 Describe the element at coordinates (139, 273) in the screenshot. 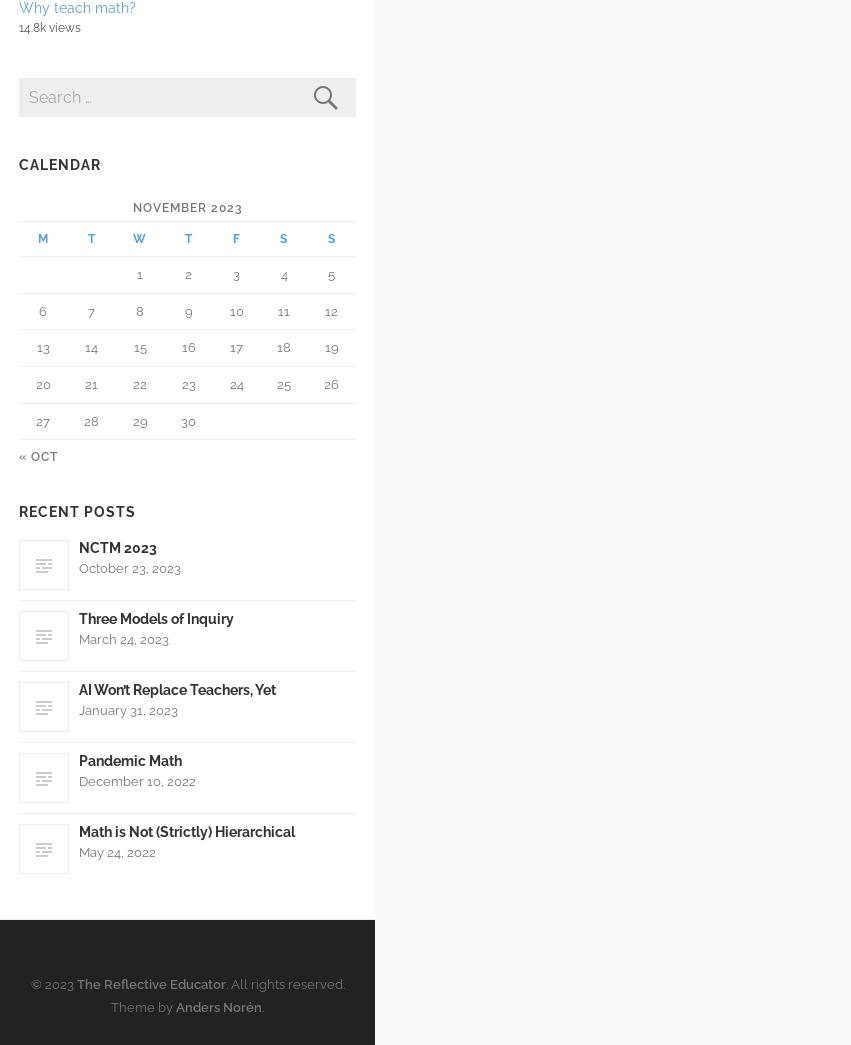

I see `'1'` at that location.